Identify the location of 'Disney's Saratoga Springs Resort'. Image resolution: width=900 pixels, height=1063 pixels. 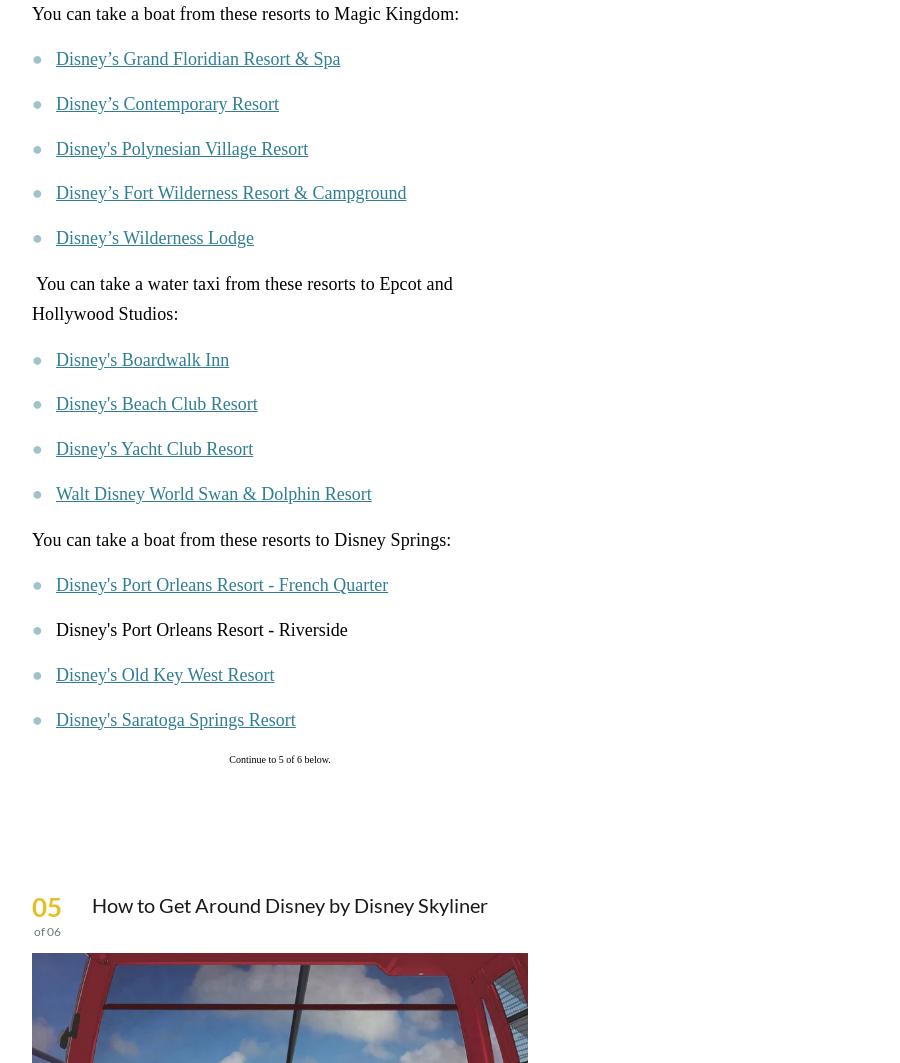
(175, 718).